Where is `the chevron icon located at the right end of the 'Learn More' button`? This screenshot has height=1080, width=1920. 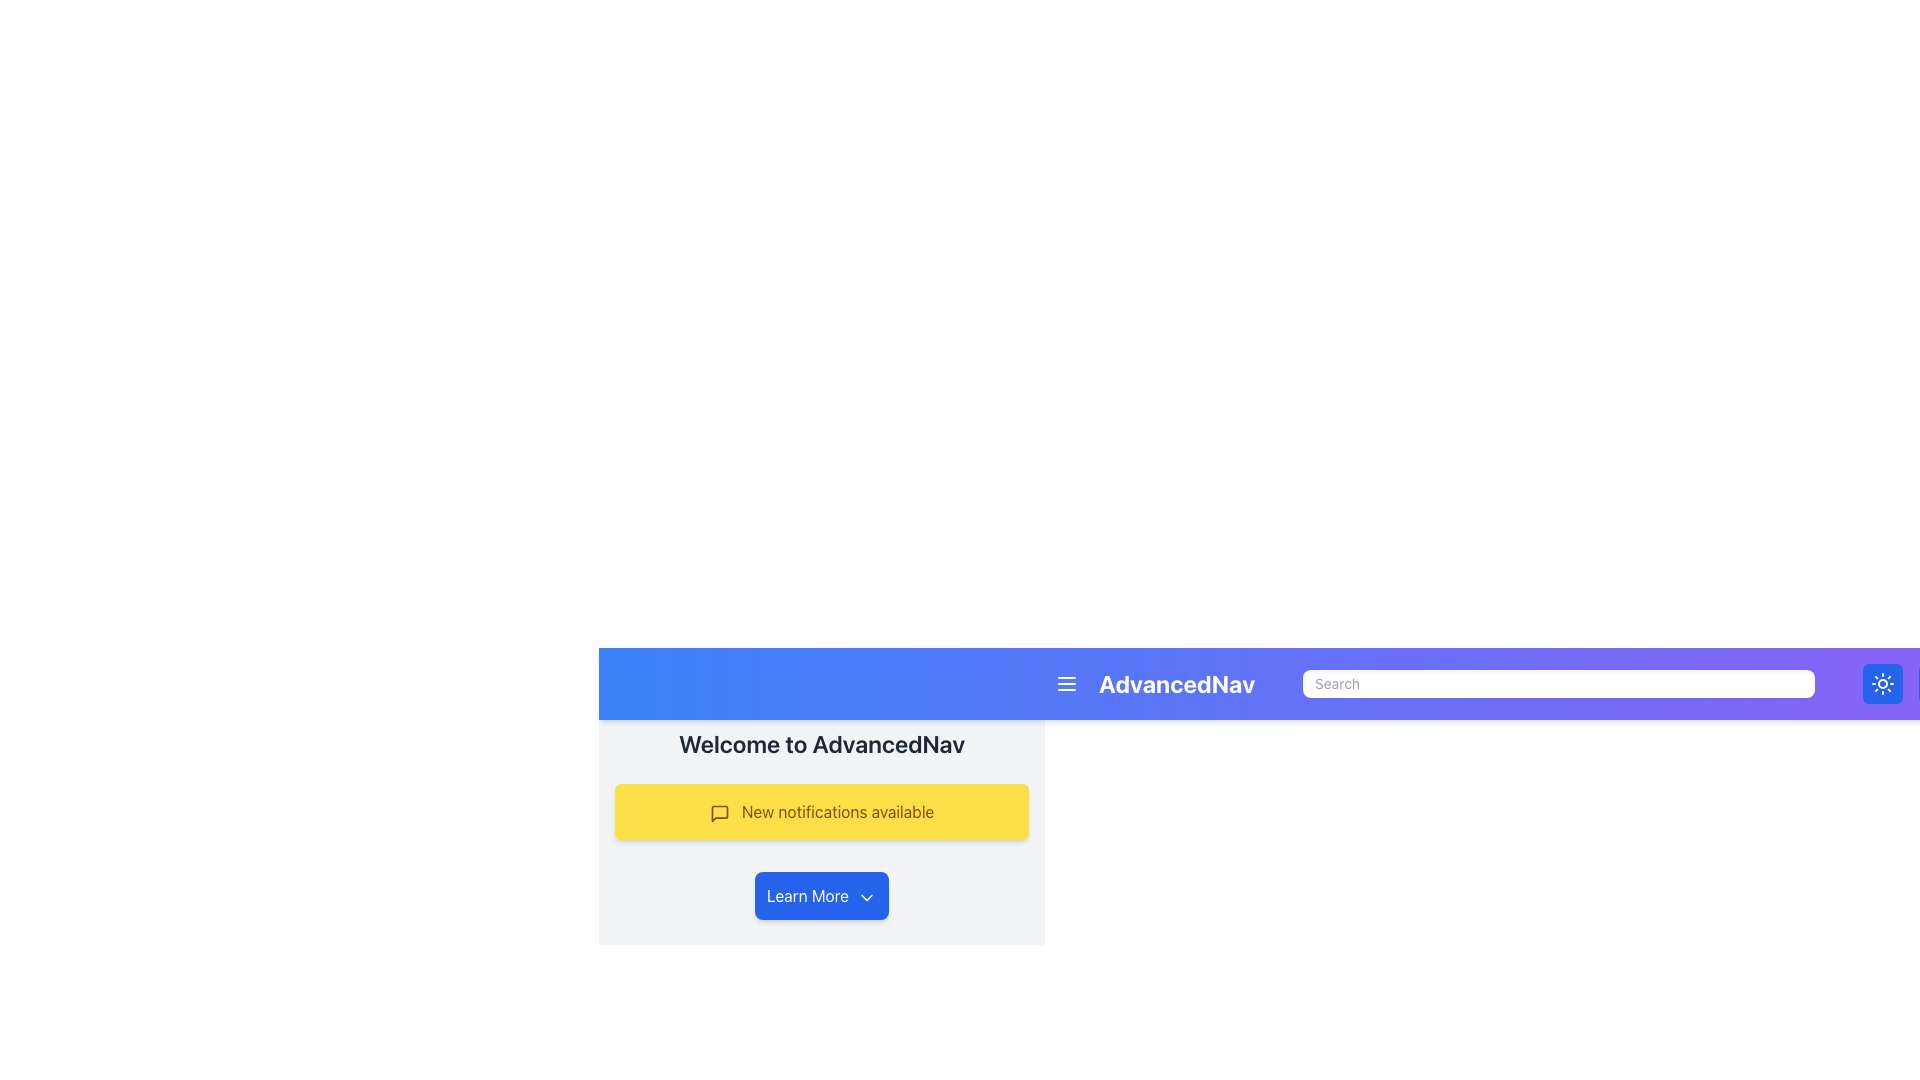
the chevron icon located at the right end of the 'Learn More' button is located at coordinates (867, 896).